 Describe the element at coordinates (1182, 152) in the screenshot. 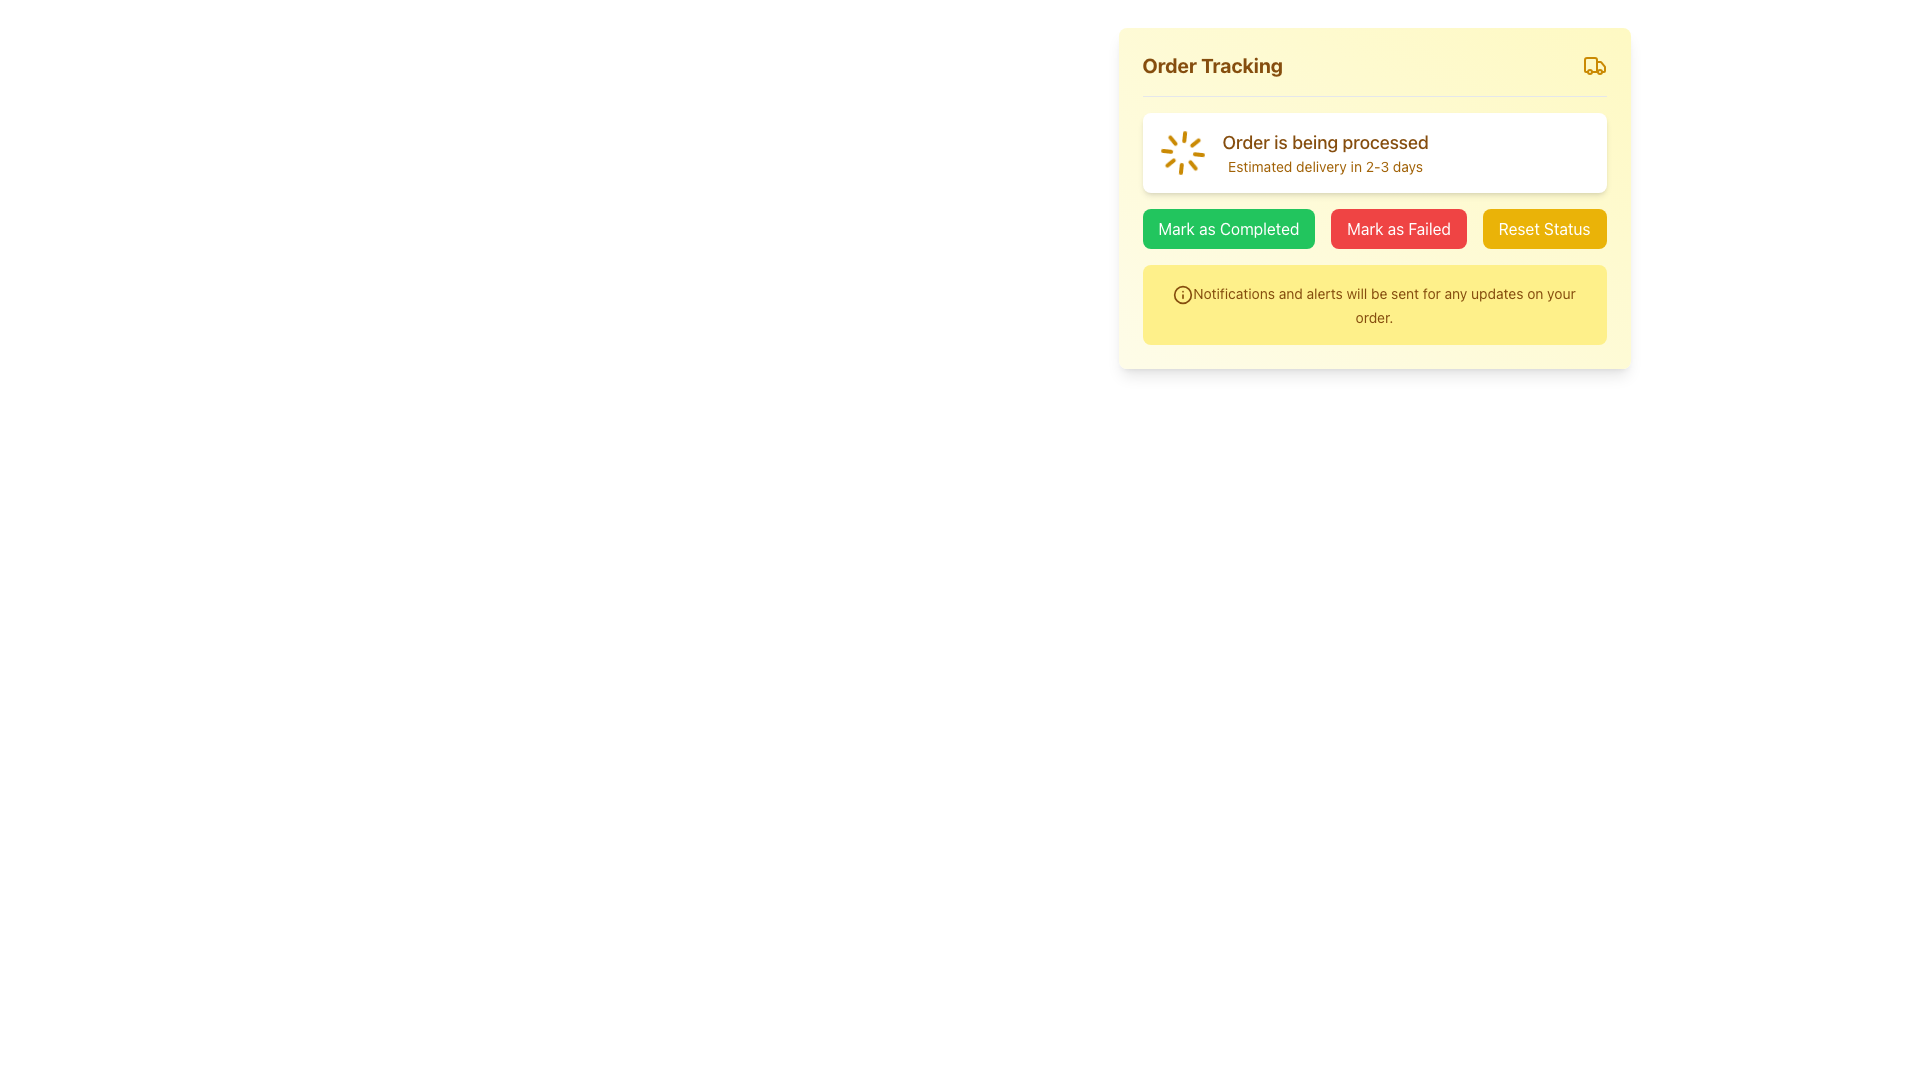

I see `the spinner element located at the top left of the white card indicating 'Order is being processed' and 'Estimated delivery in 2-3 days'` at that location.